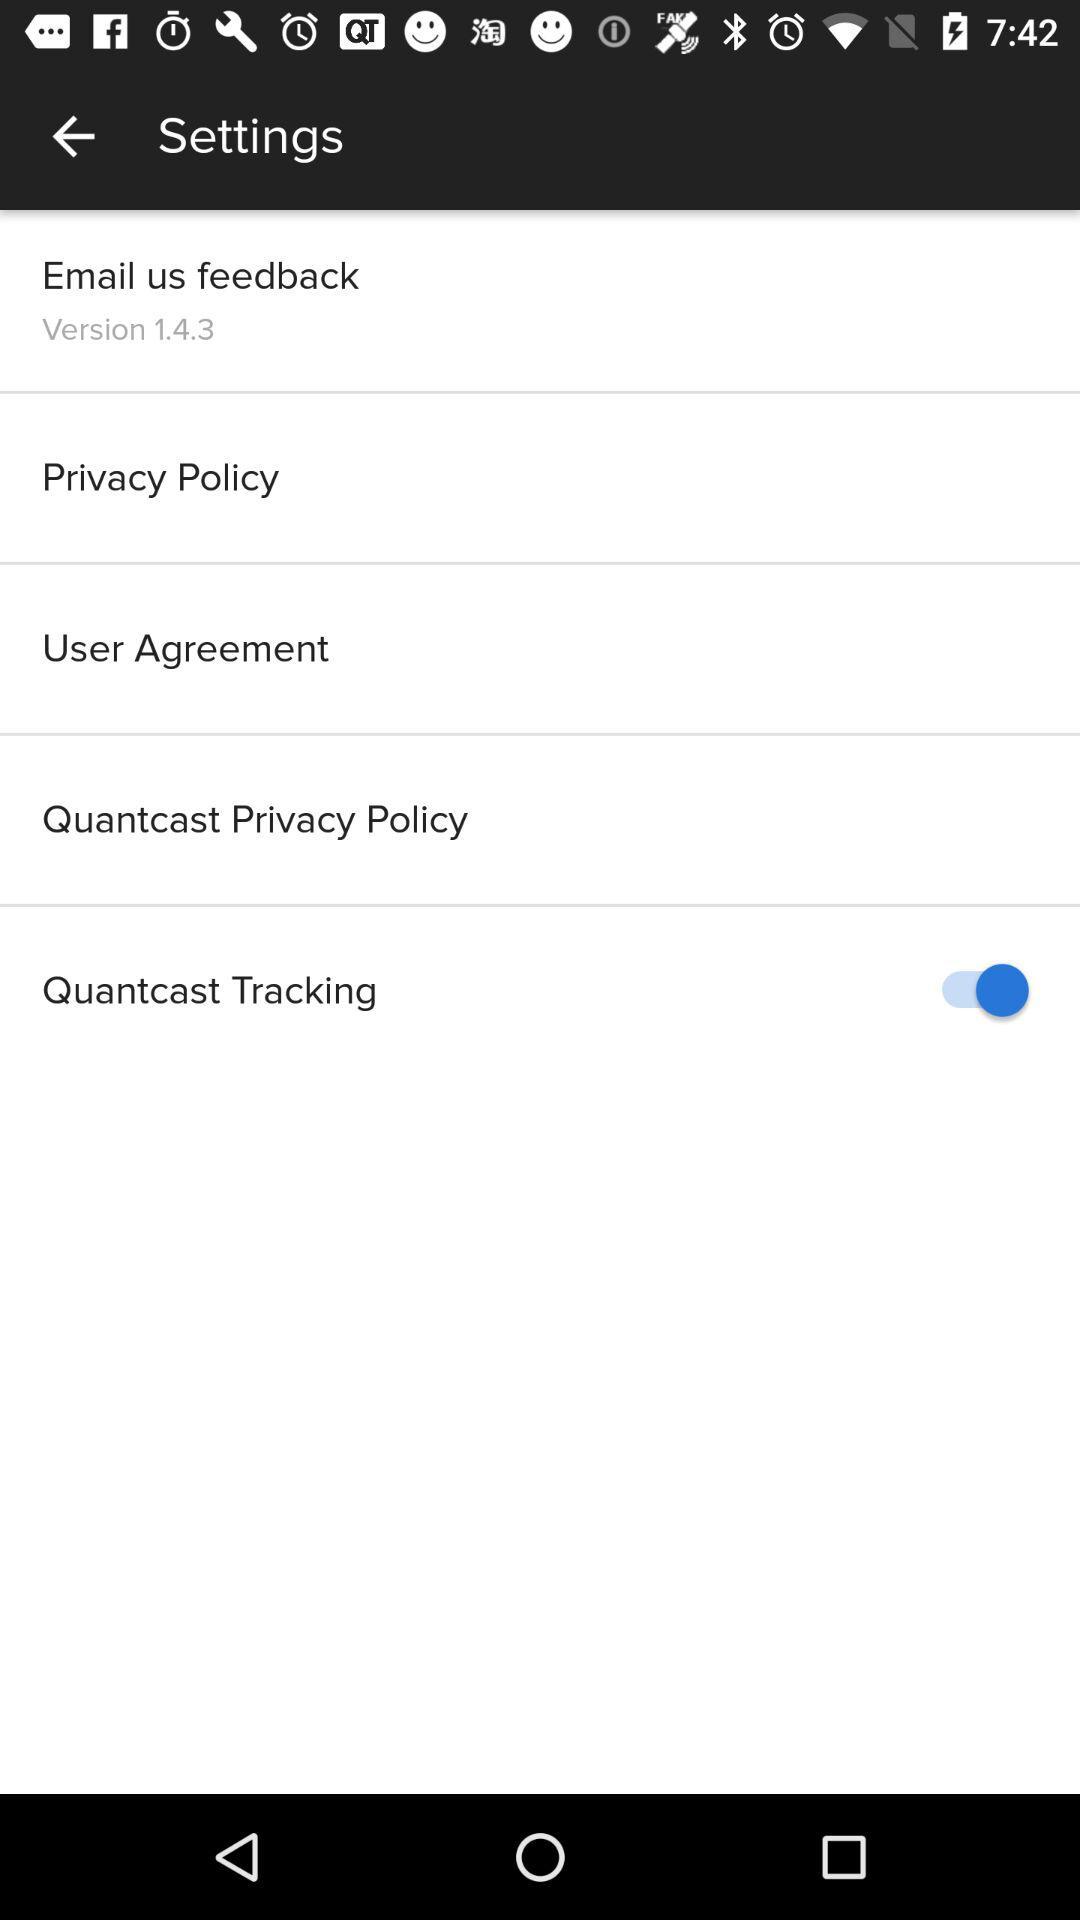 The width and height of the screenshot is (1080, 1920). Describe the element at coordinates (974, 990) in the screenshot. I see `the icon to the right of quantcast tracking` at that location.